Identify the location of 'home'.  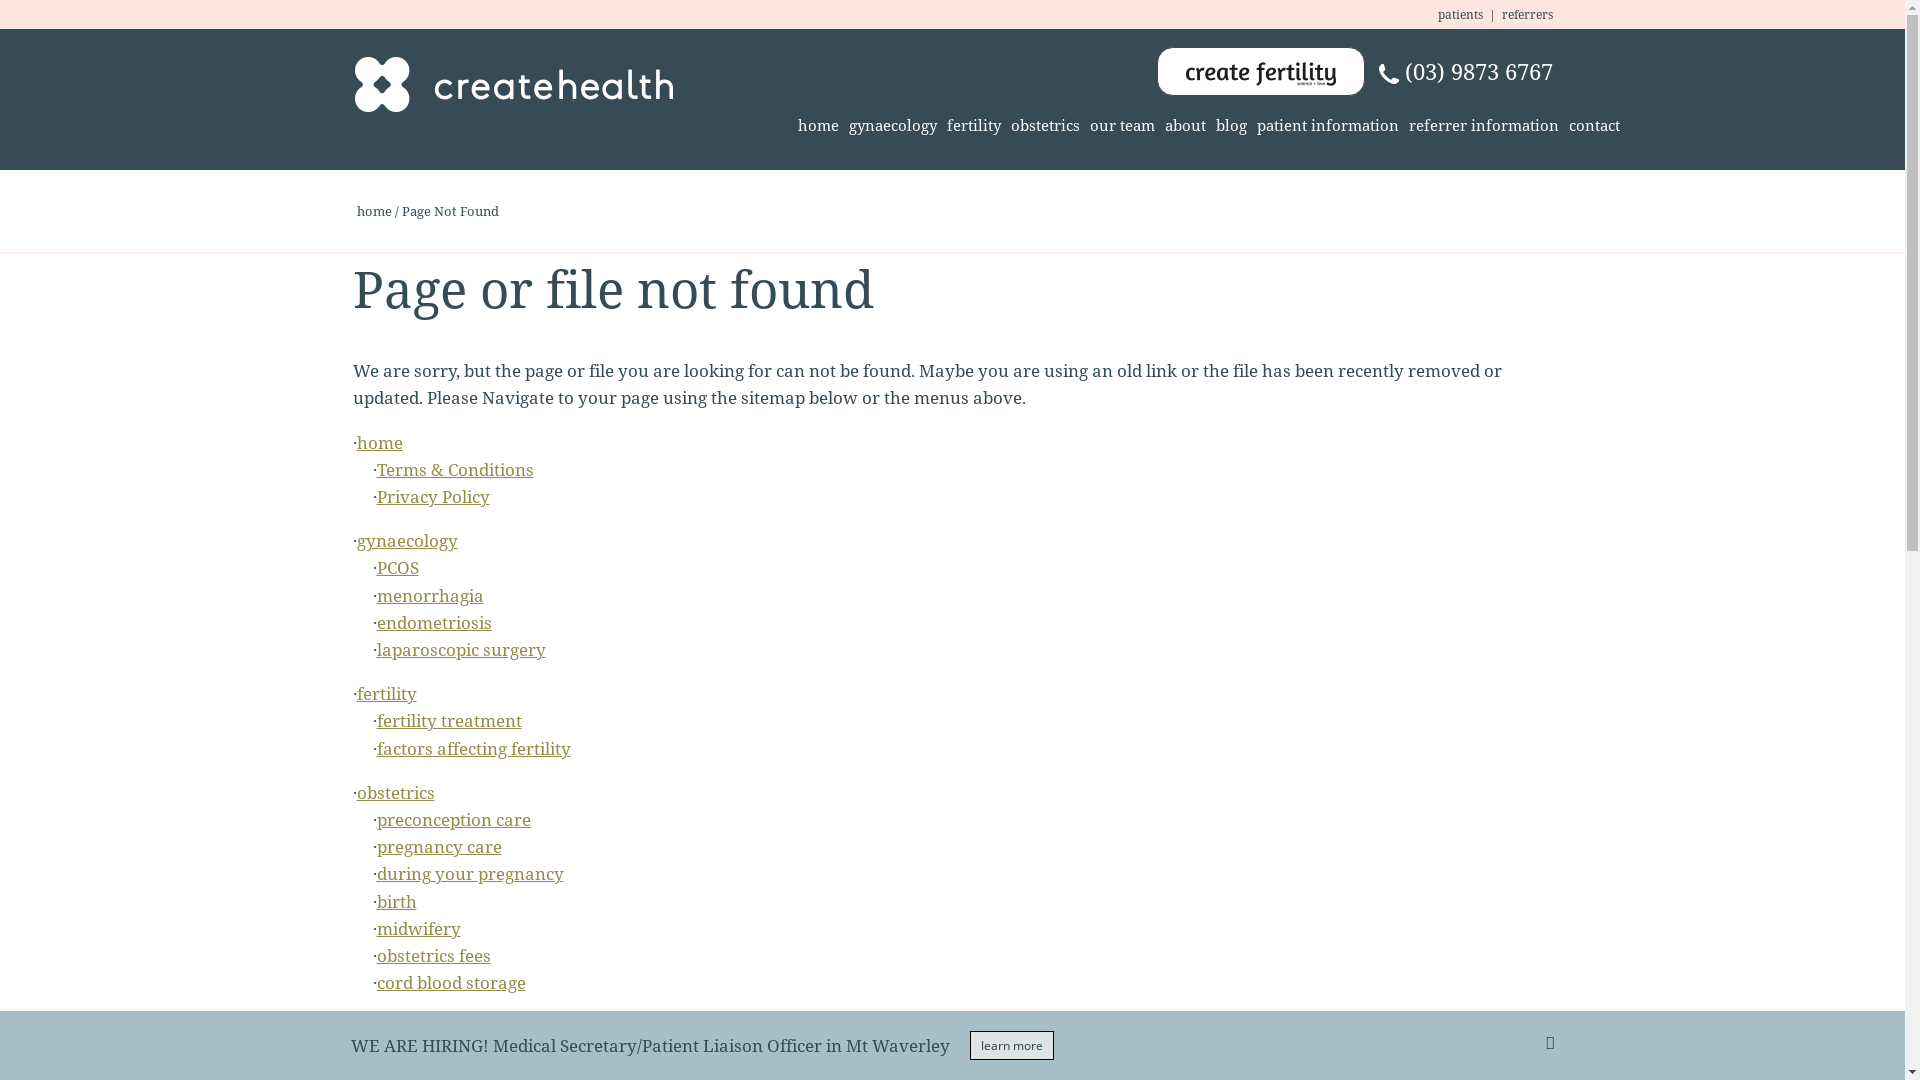
(817, 126).